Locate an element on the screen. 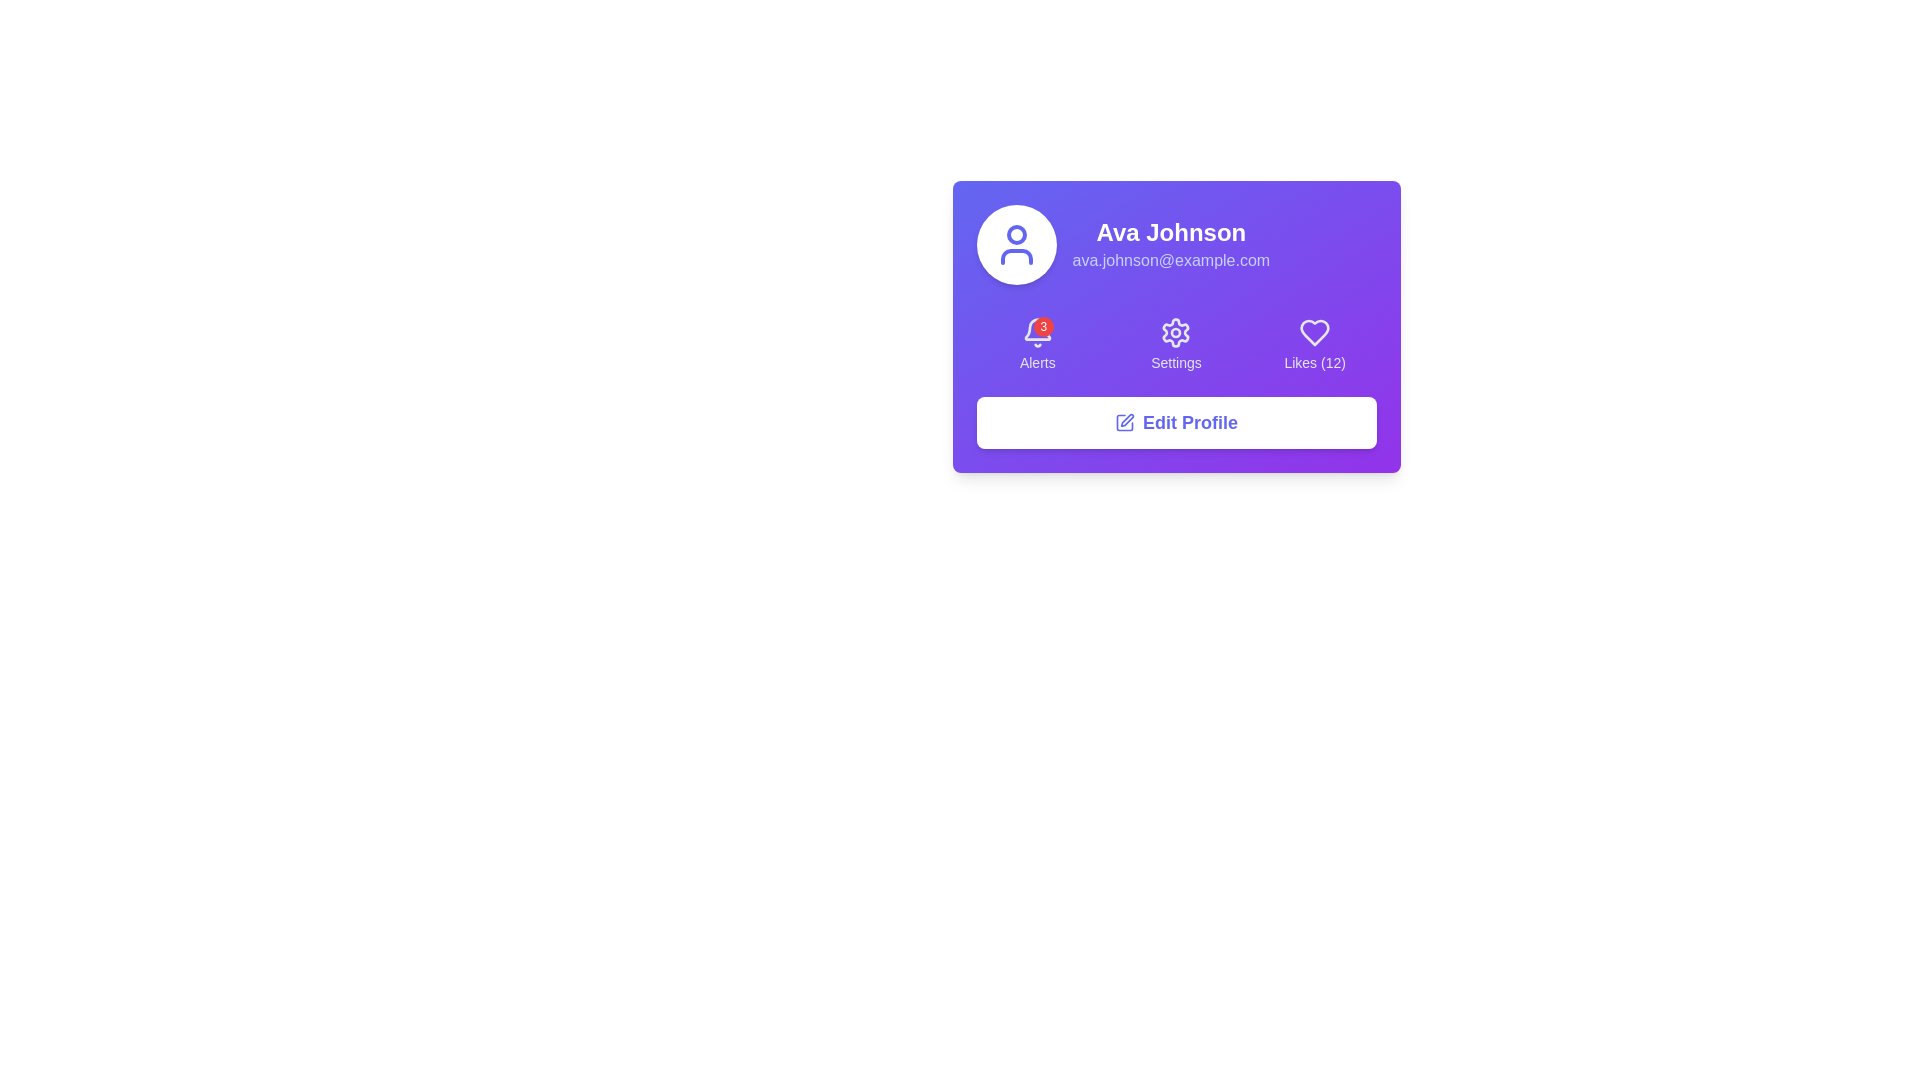 The width and height of the screenshot is (1920, 1080). the profile icon located at the top-left of the purple profile card is located at coordinates (1016, 244).